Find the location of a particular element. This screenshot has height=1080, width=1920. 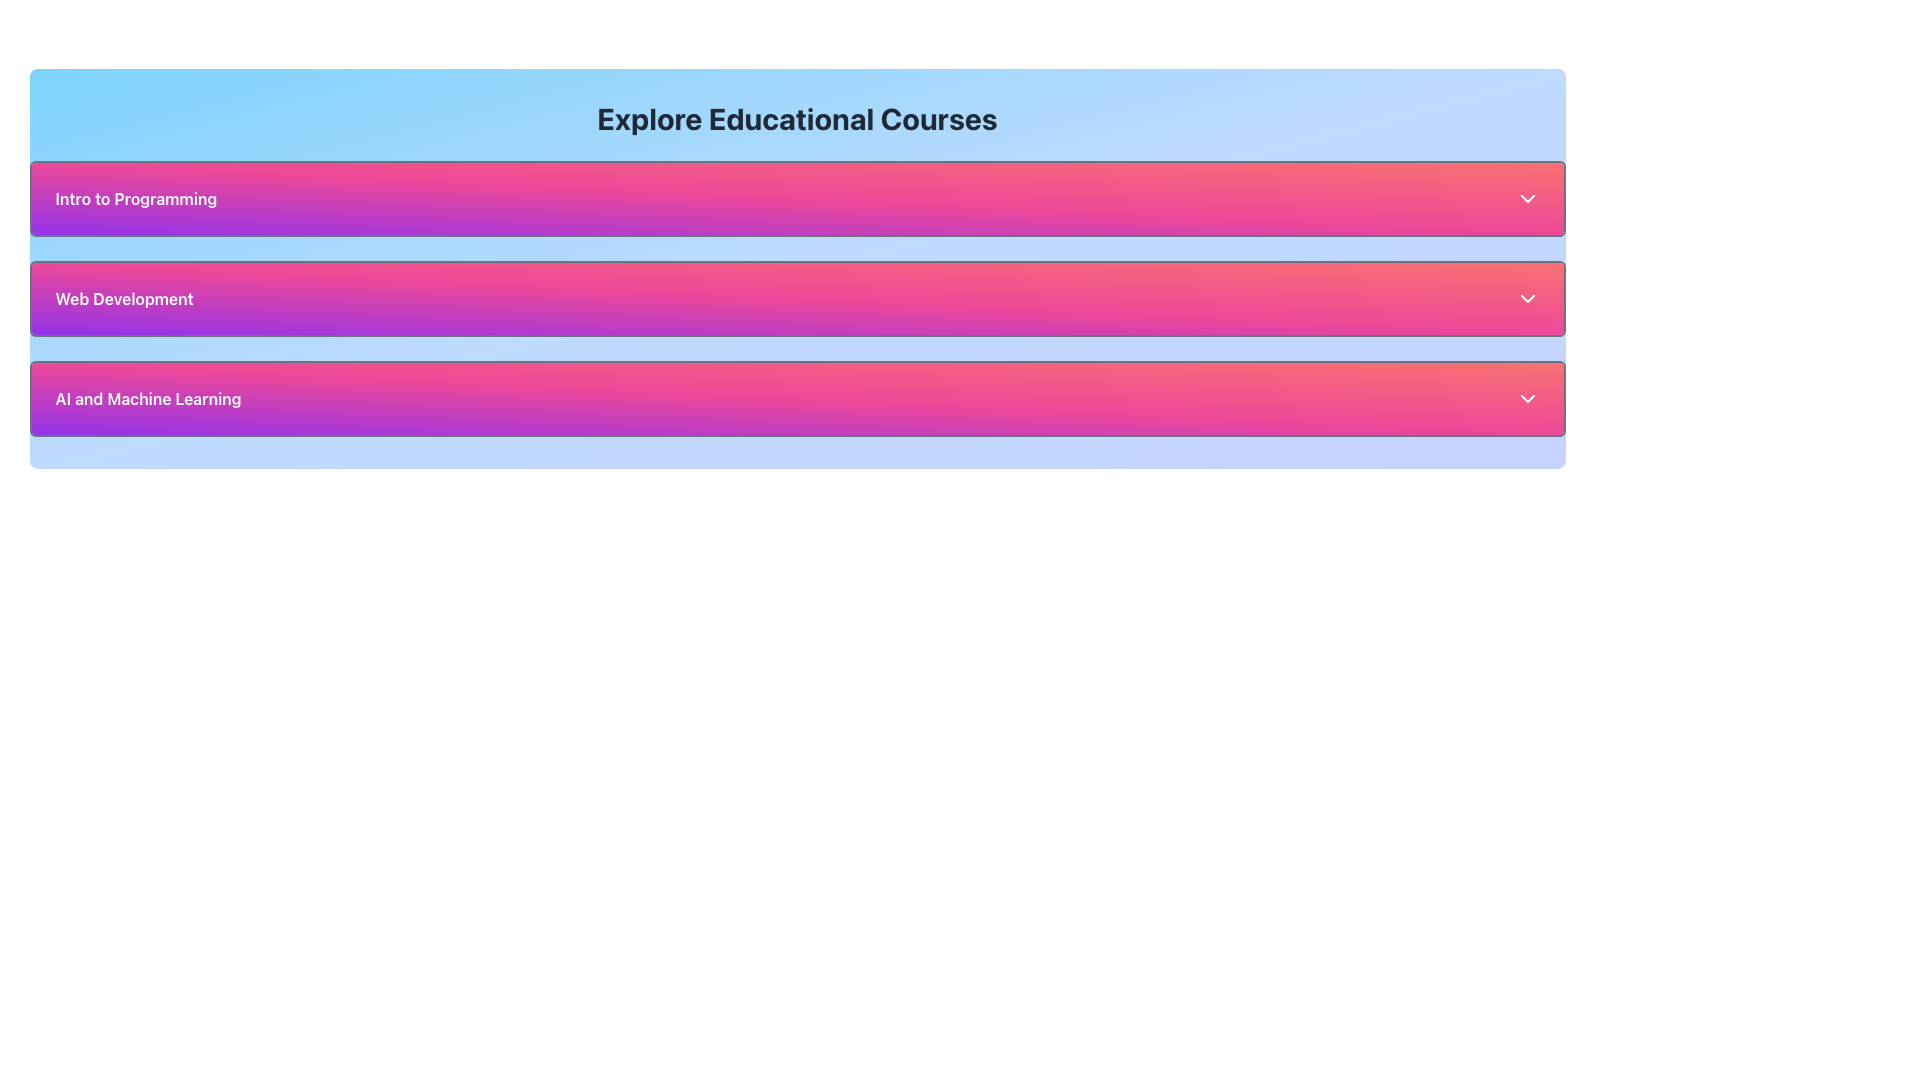

the downward-pointing chevron icon next to the 'Web Development' text is located at coordinates (1526, 299).